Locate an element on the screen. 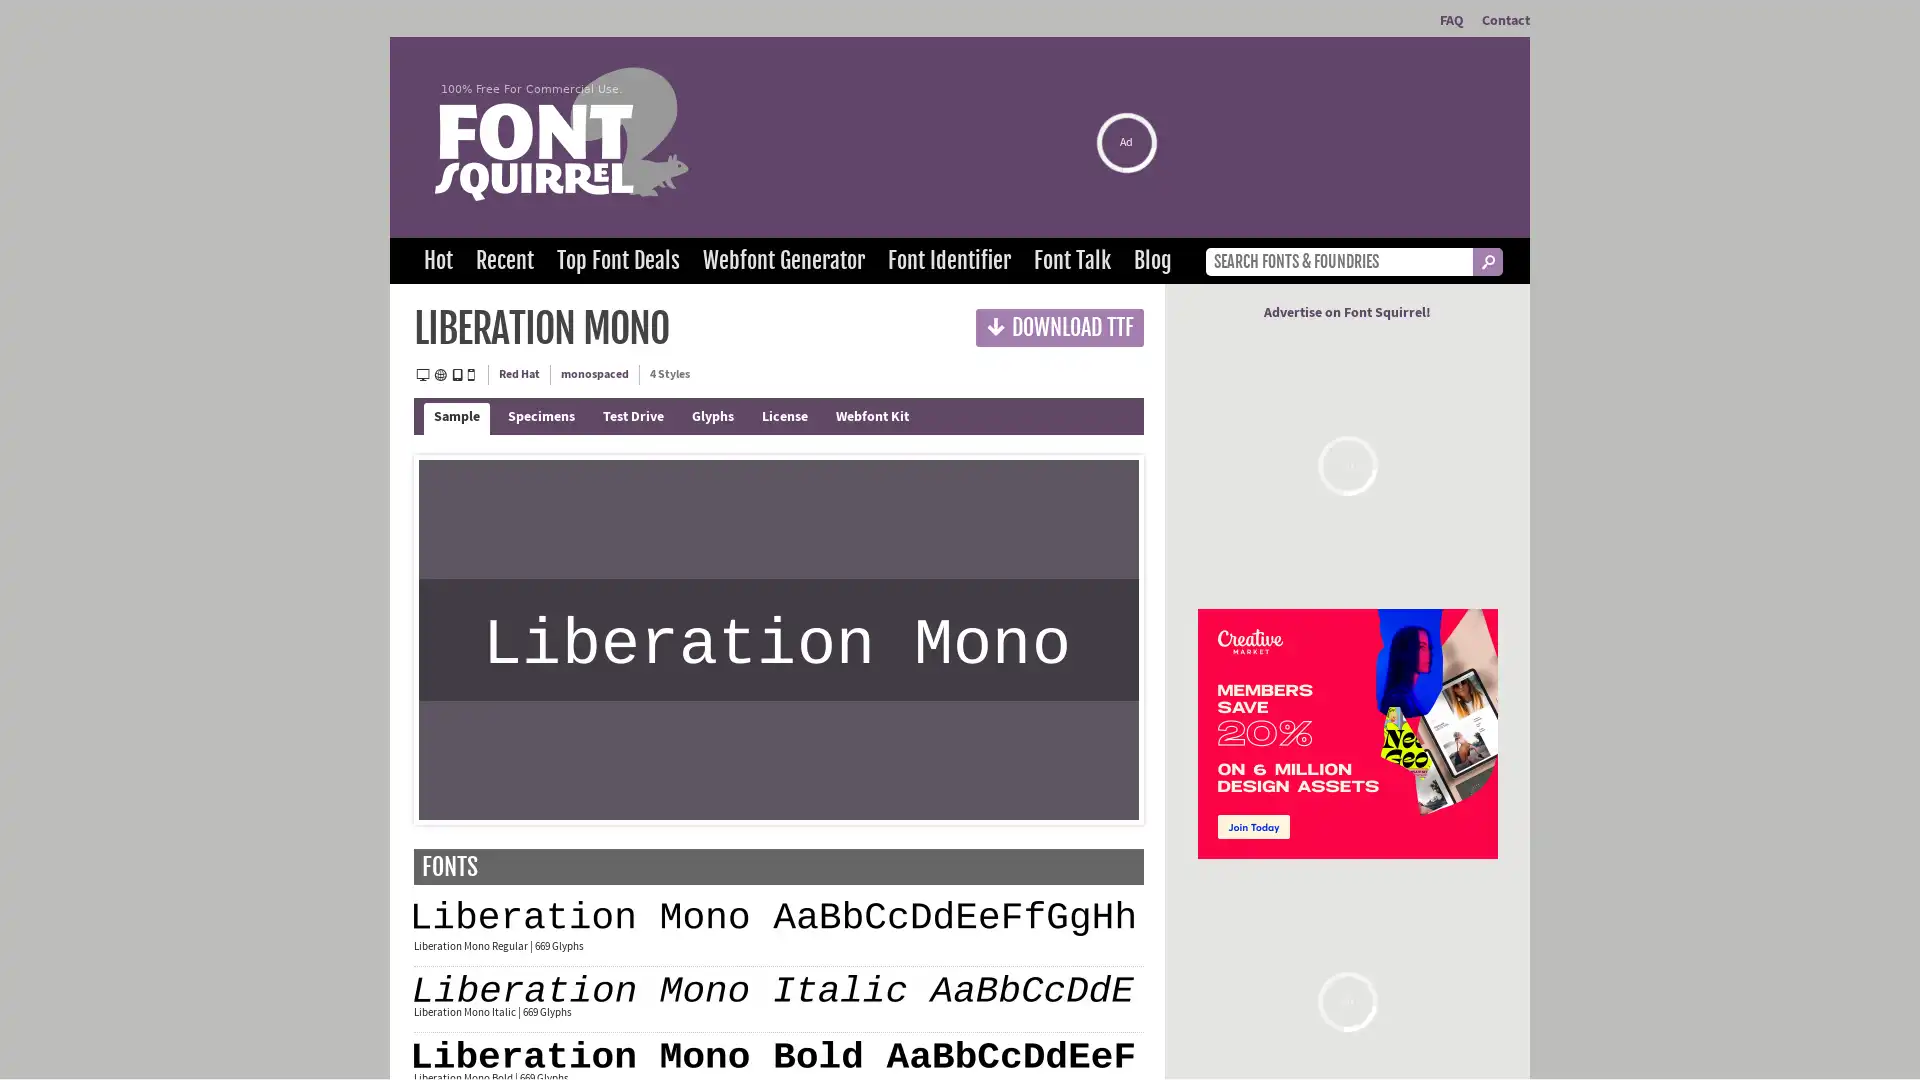 Image resolution: width=1920 pixels, height=1080 pixels. _ is located at coordinates (1488, 261).